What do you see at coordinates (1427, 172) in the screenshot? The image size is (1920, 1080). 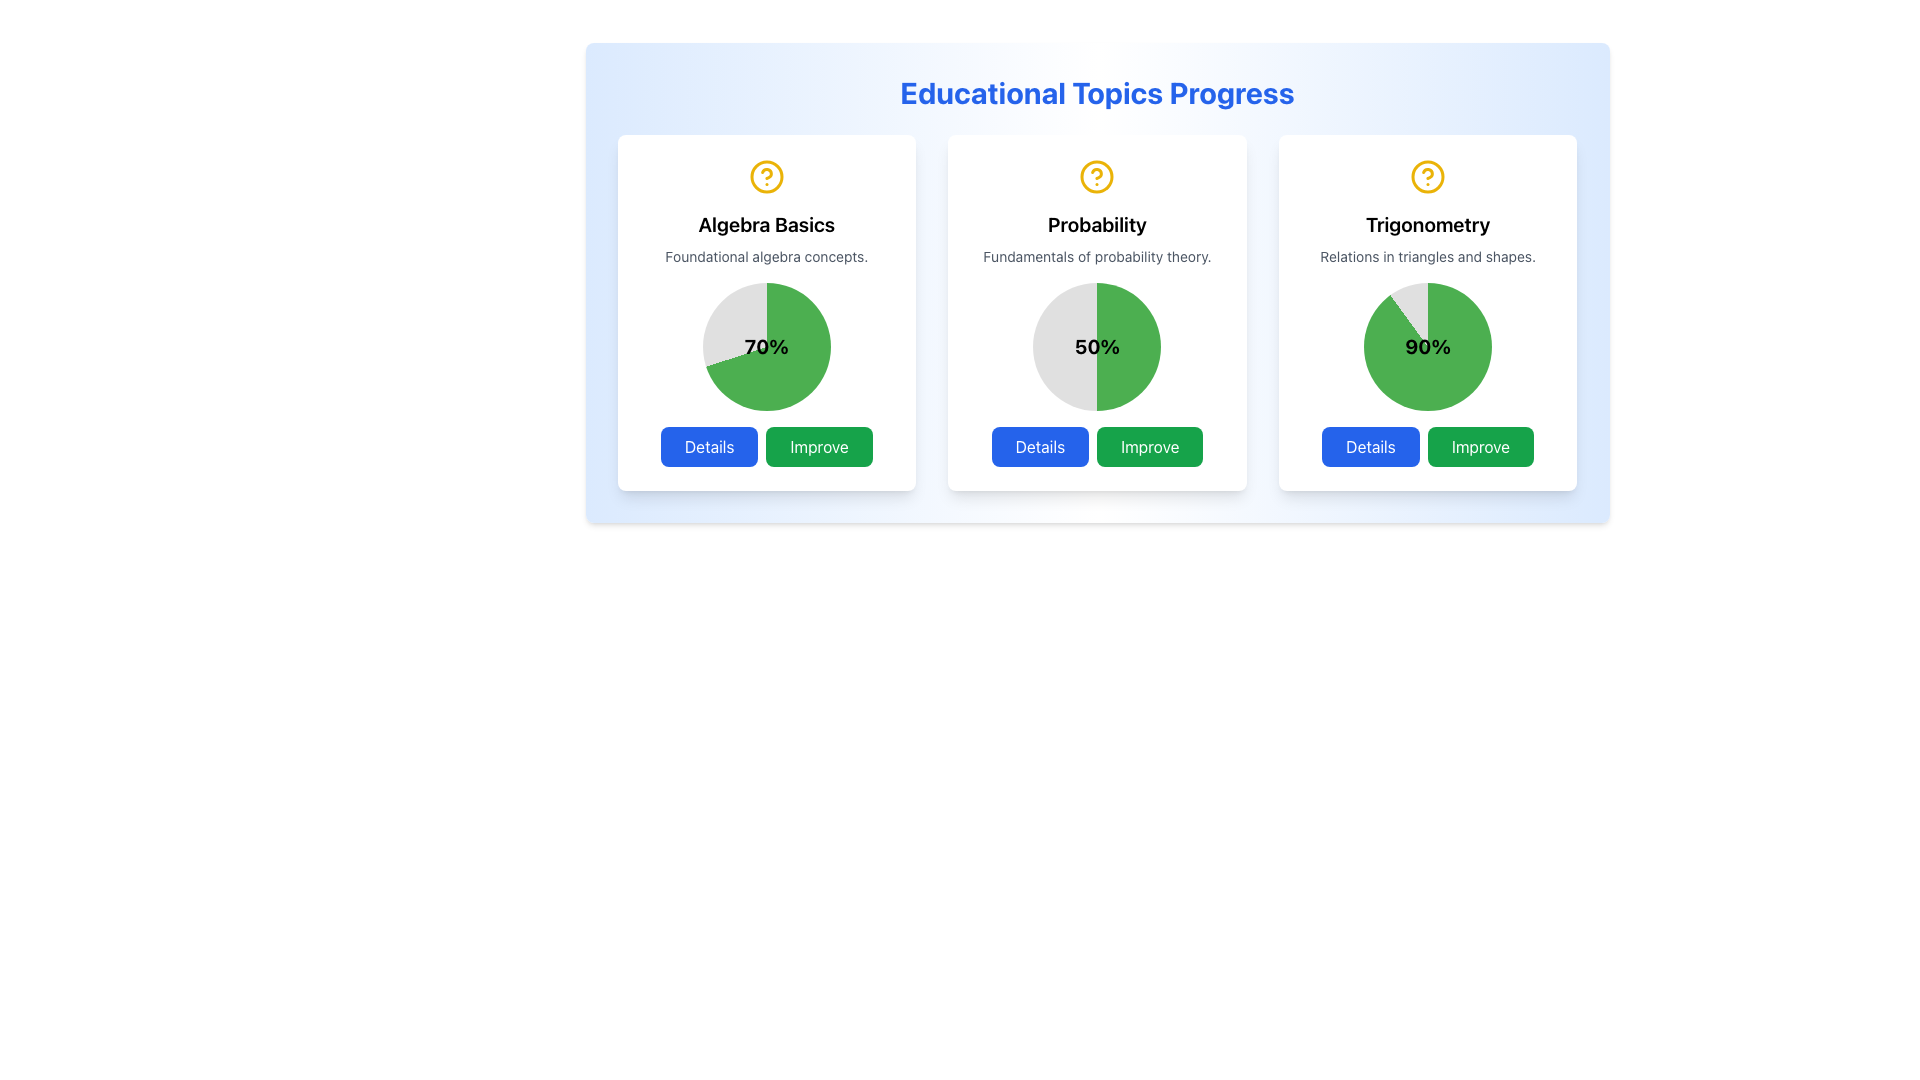 I see `the question mark icon within the yellow circular icon located above the 'Probability' card` at bounding box center [1427, 172].